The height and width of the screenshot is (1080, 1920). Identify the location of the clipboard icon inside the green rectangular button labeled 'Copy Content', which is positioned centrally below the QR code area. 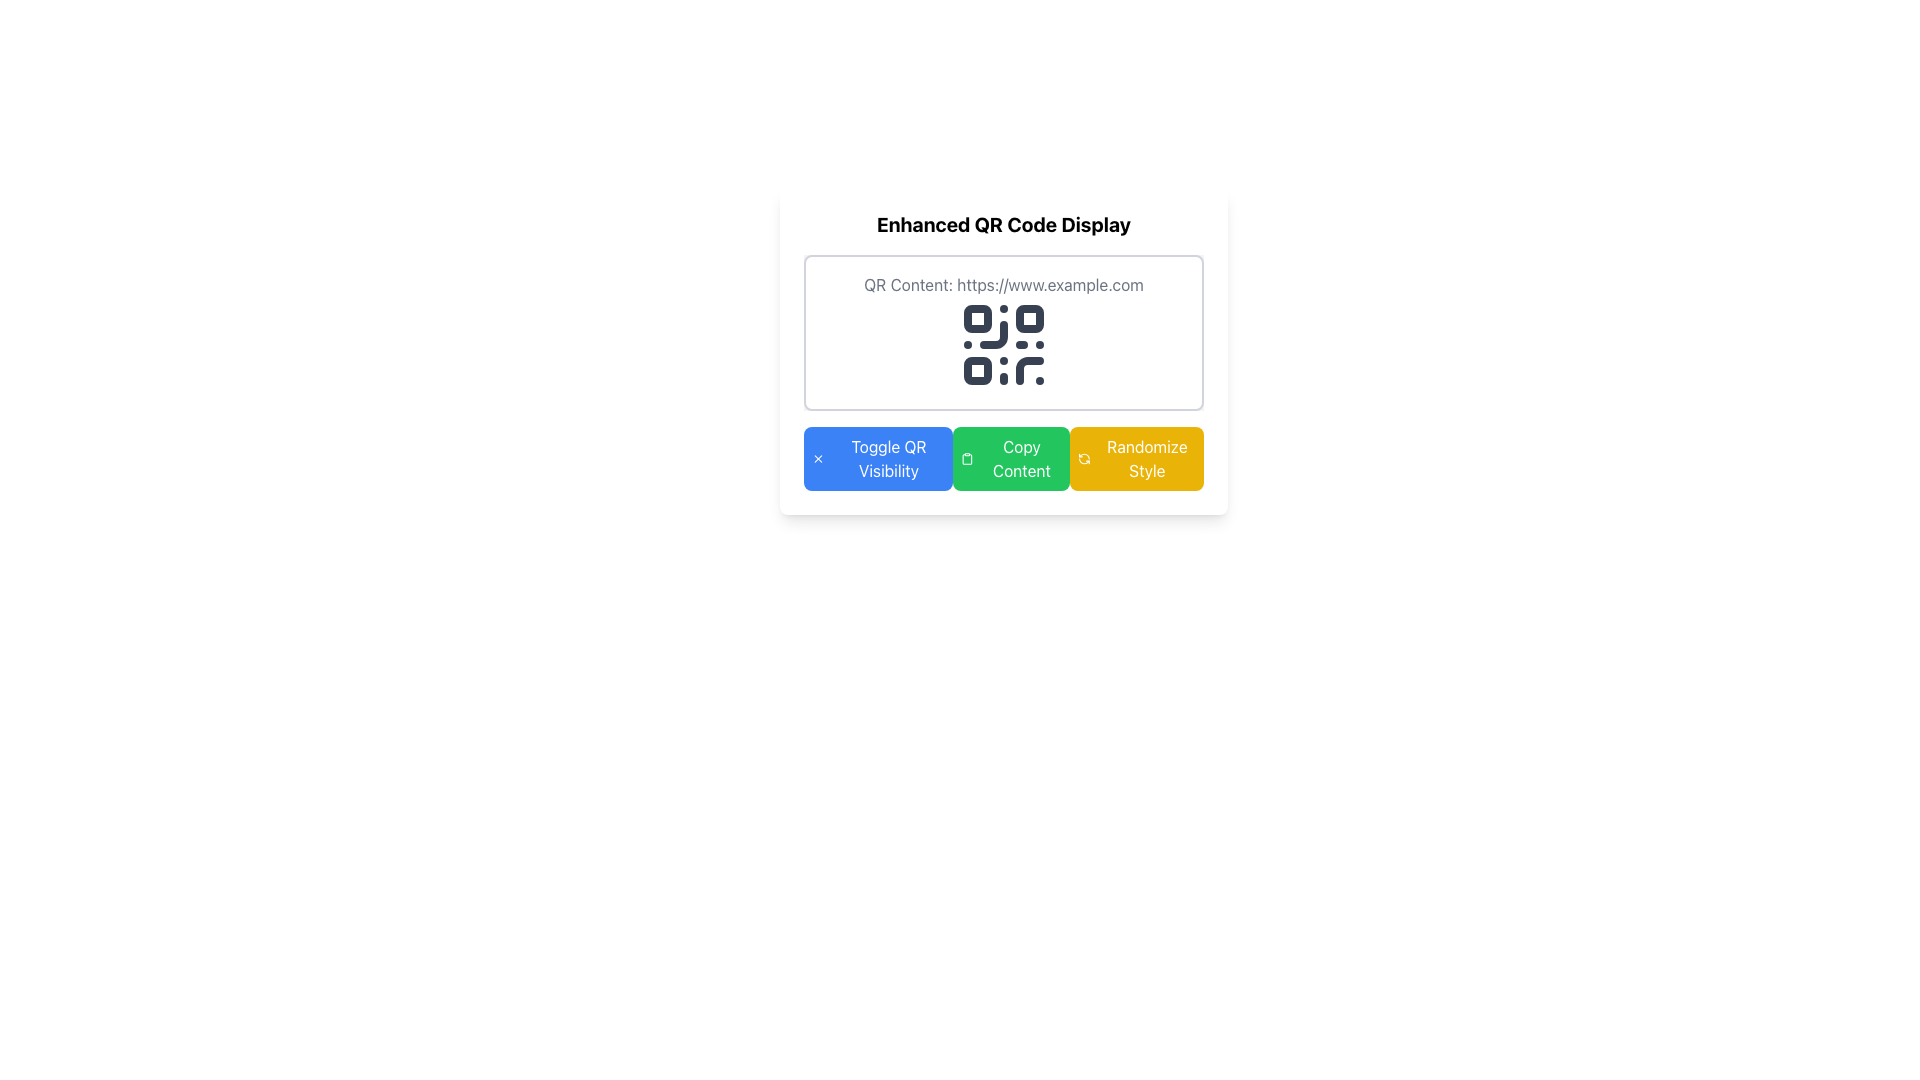
(967, 459).